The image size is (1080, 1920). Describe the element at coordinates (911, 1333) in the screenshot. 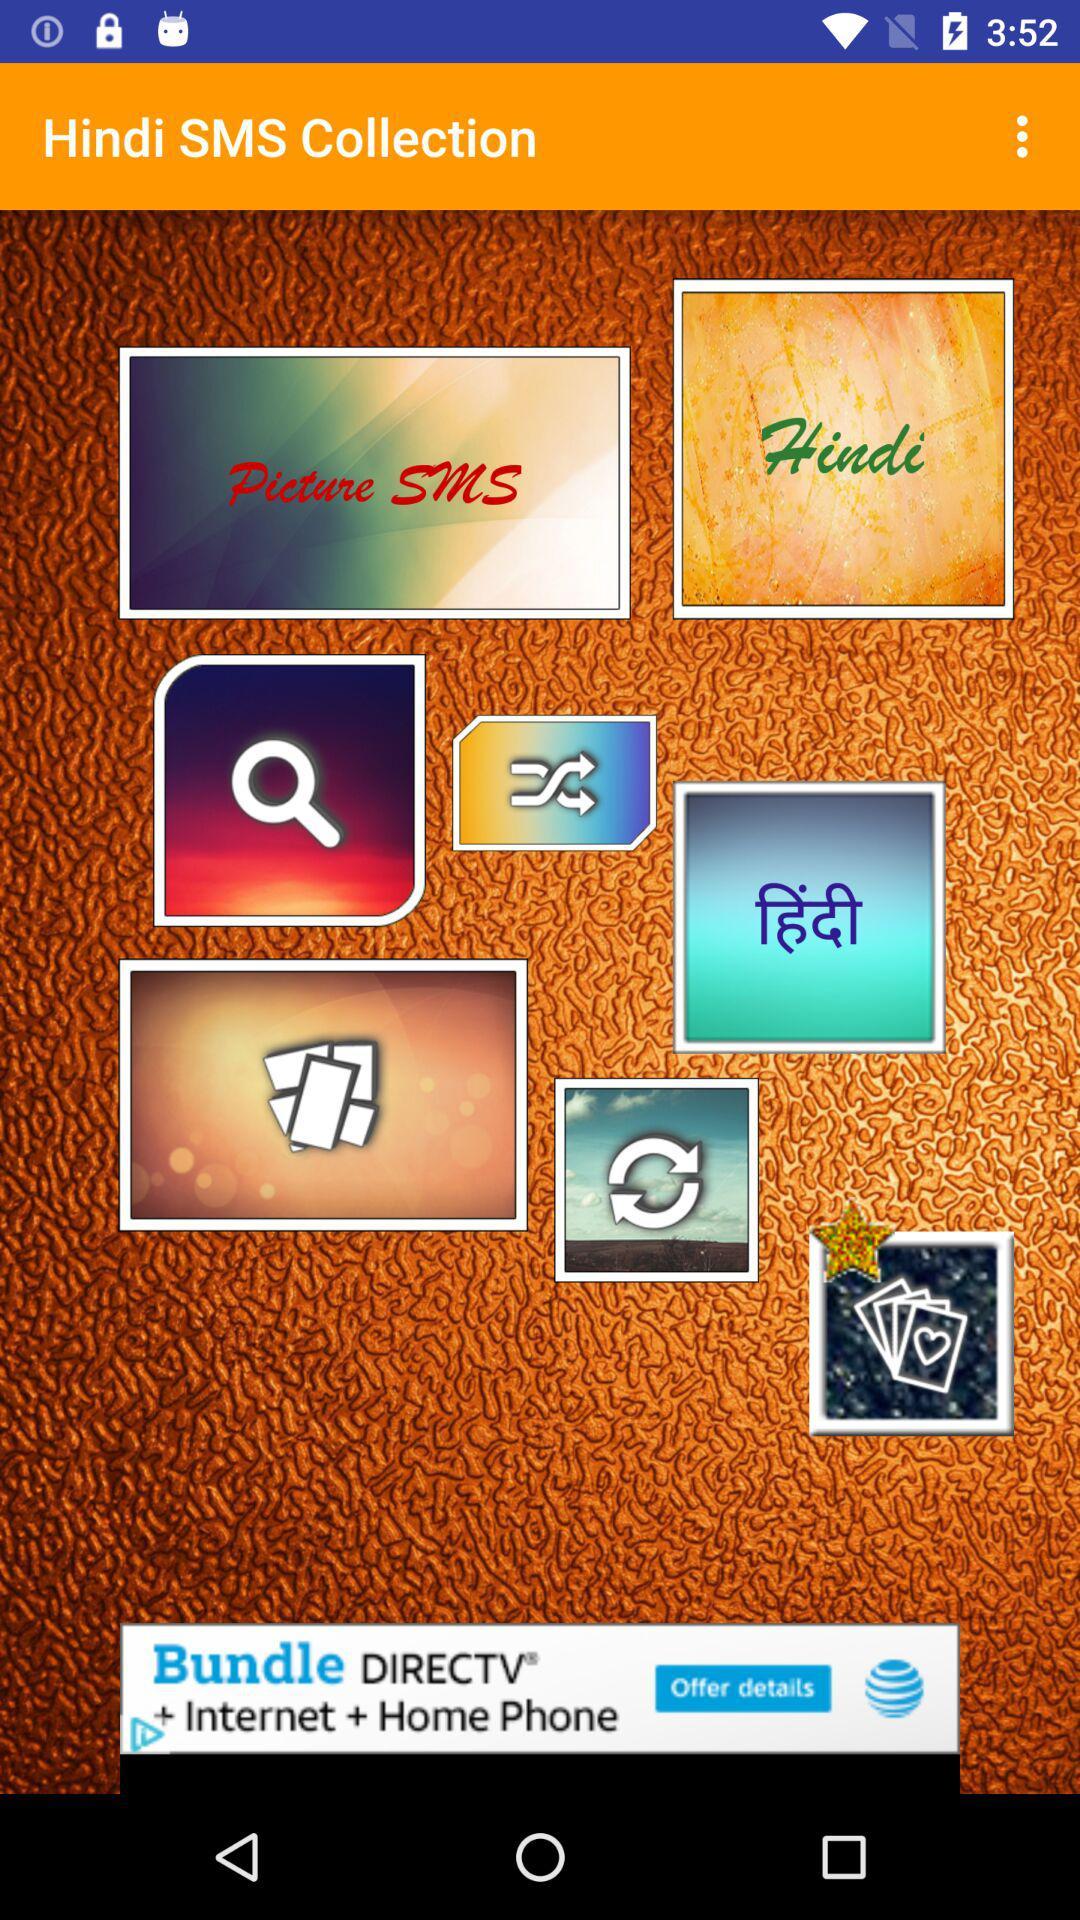

I see `the playing cards icon` at that location.